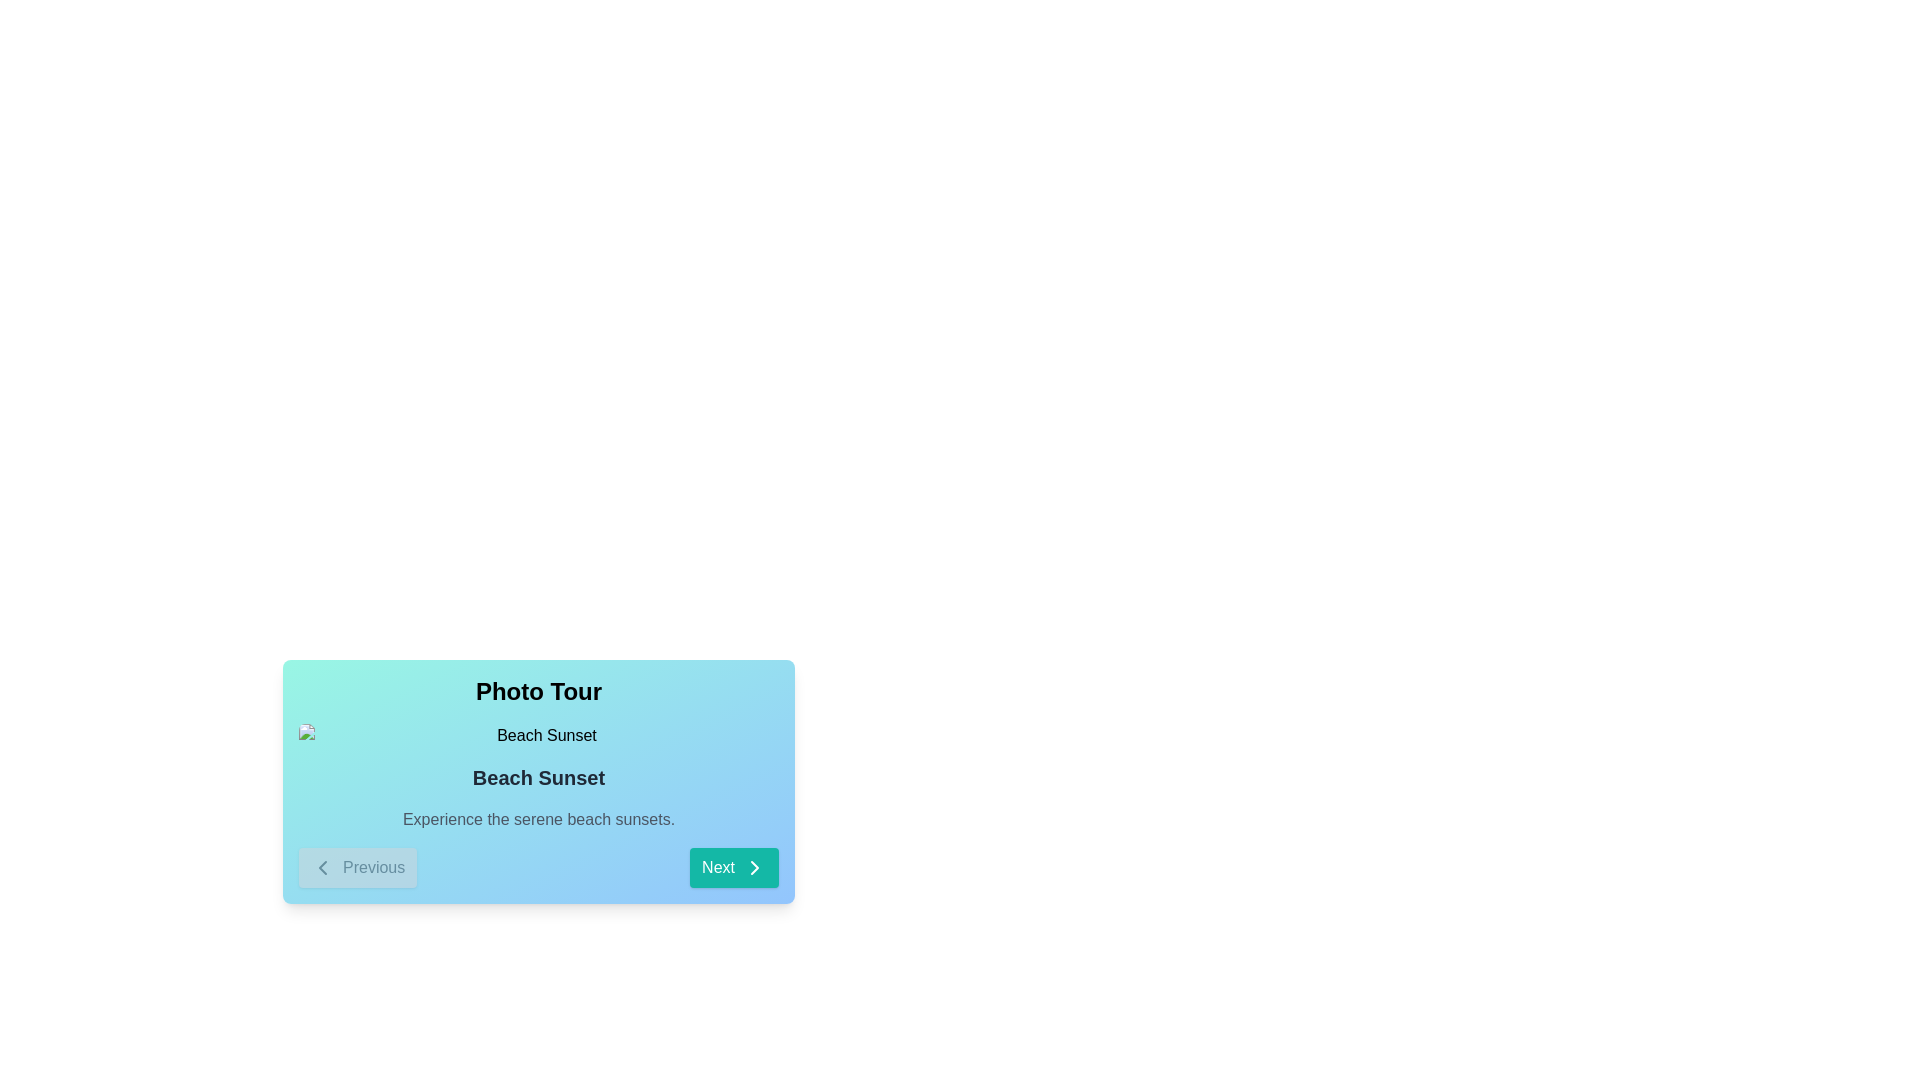  What do you see at coordinates (358, 866) in the screenshot?
I see `the Previous button to navigate to the Previous step` at bounding box center [358, 866].